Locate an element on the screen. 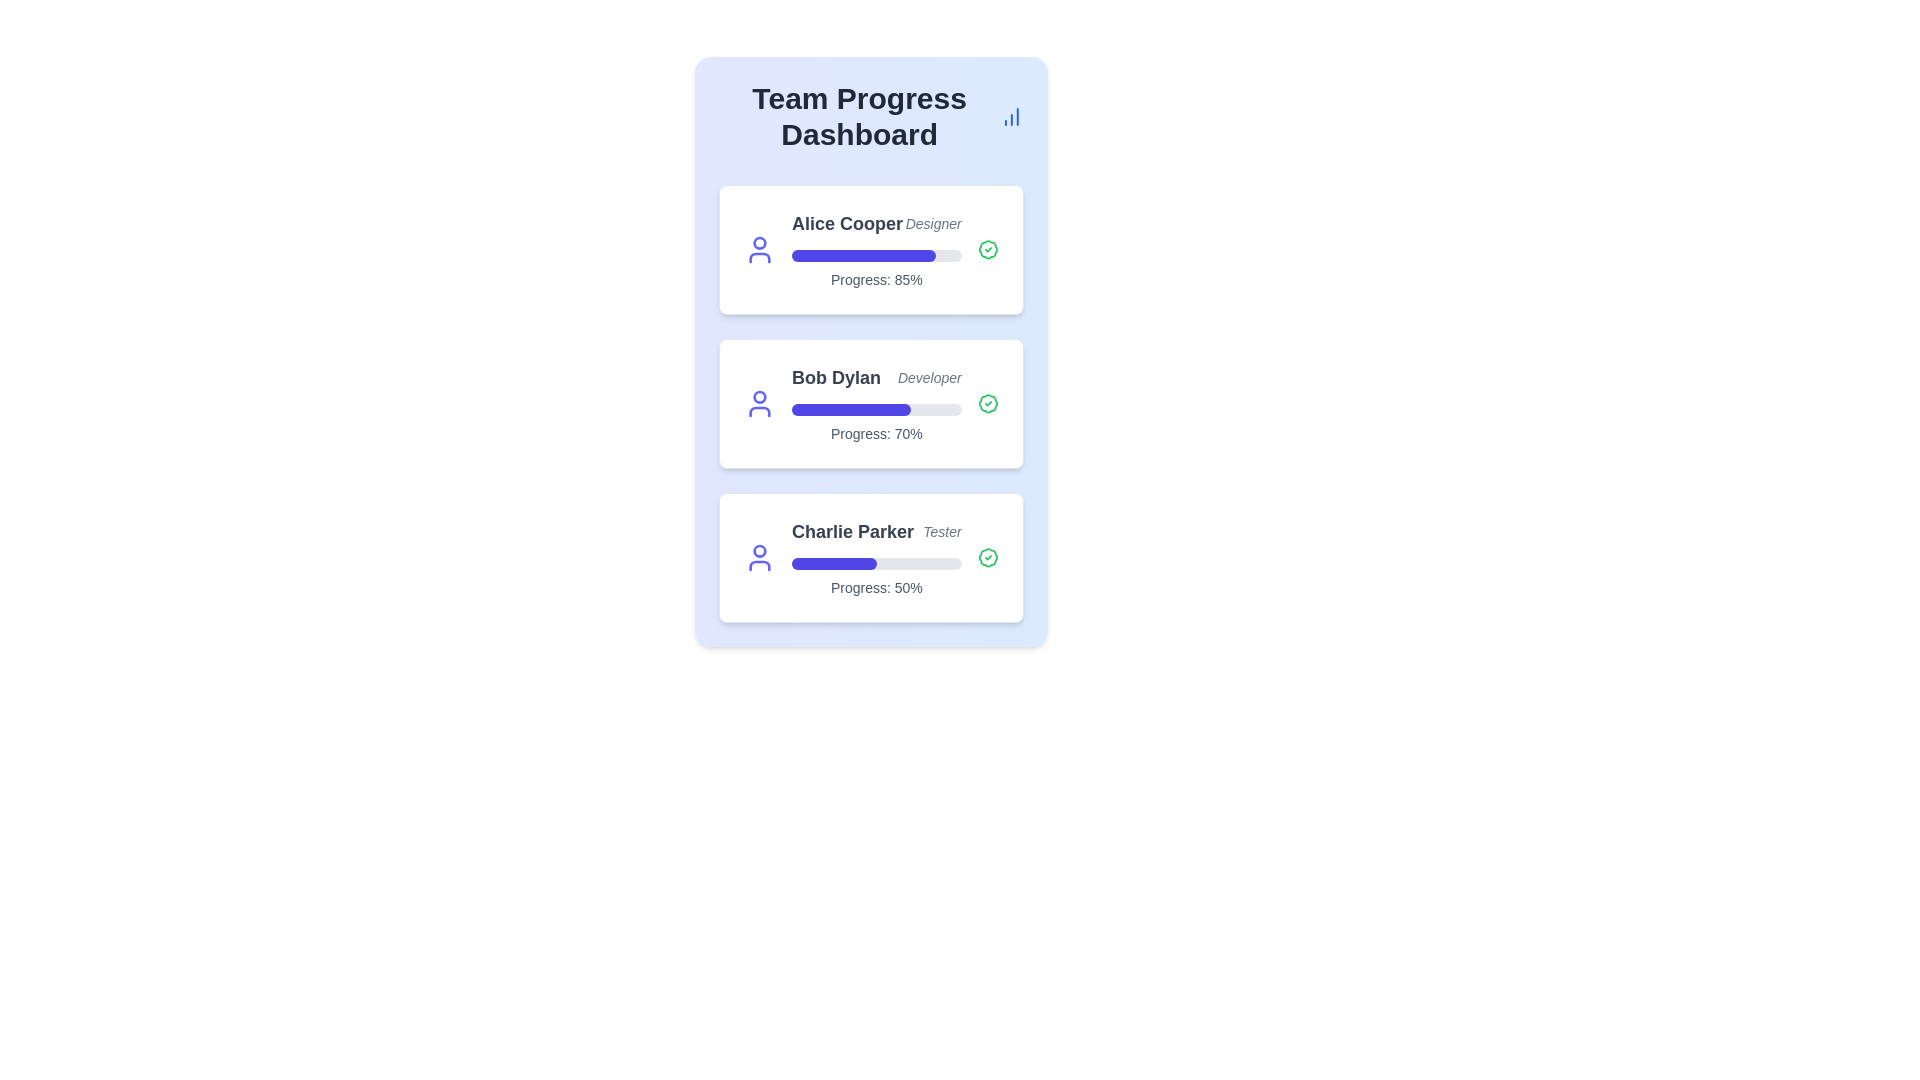  the progress bar and label for 'Charlie Parker', the Tester, which shows 50% completion and is the third element in a vertical list within a card-like component is located at coordinates (876, 558).